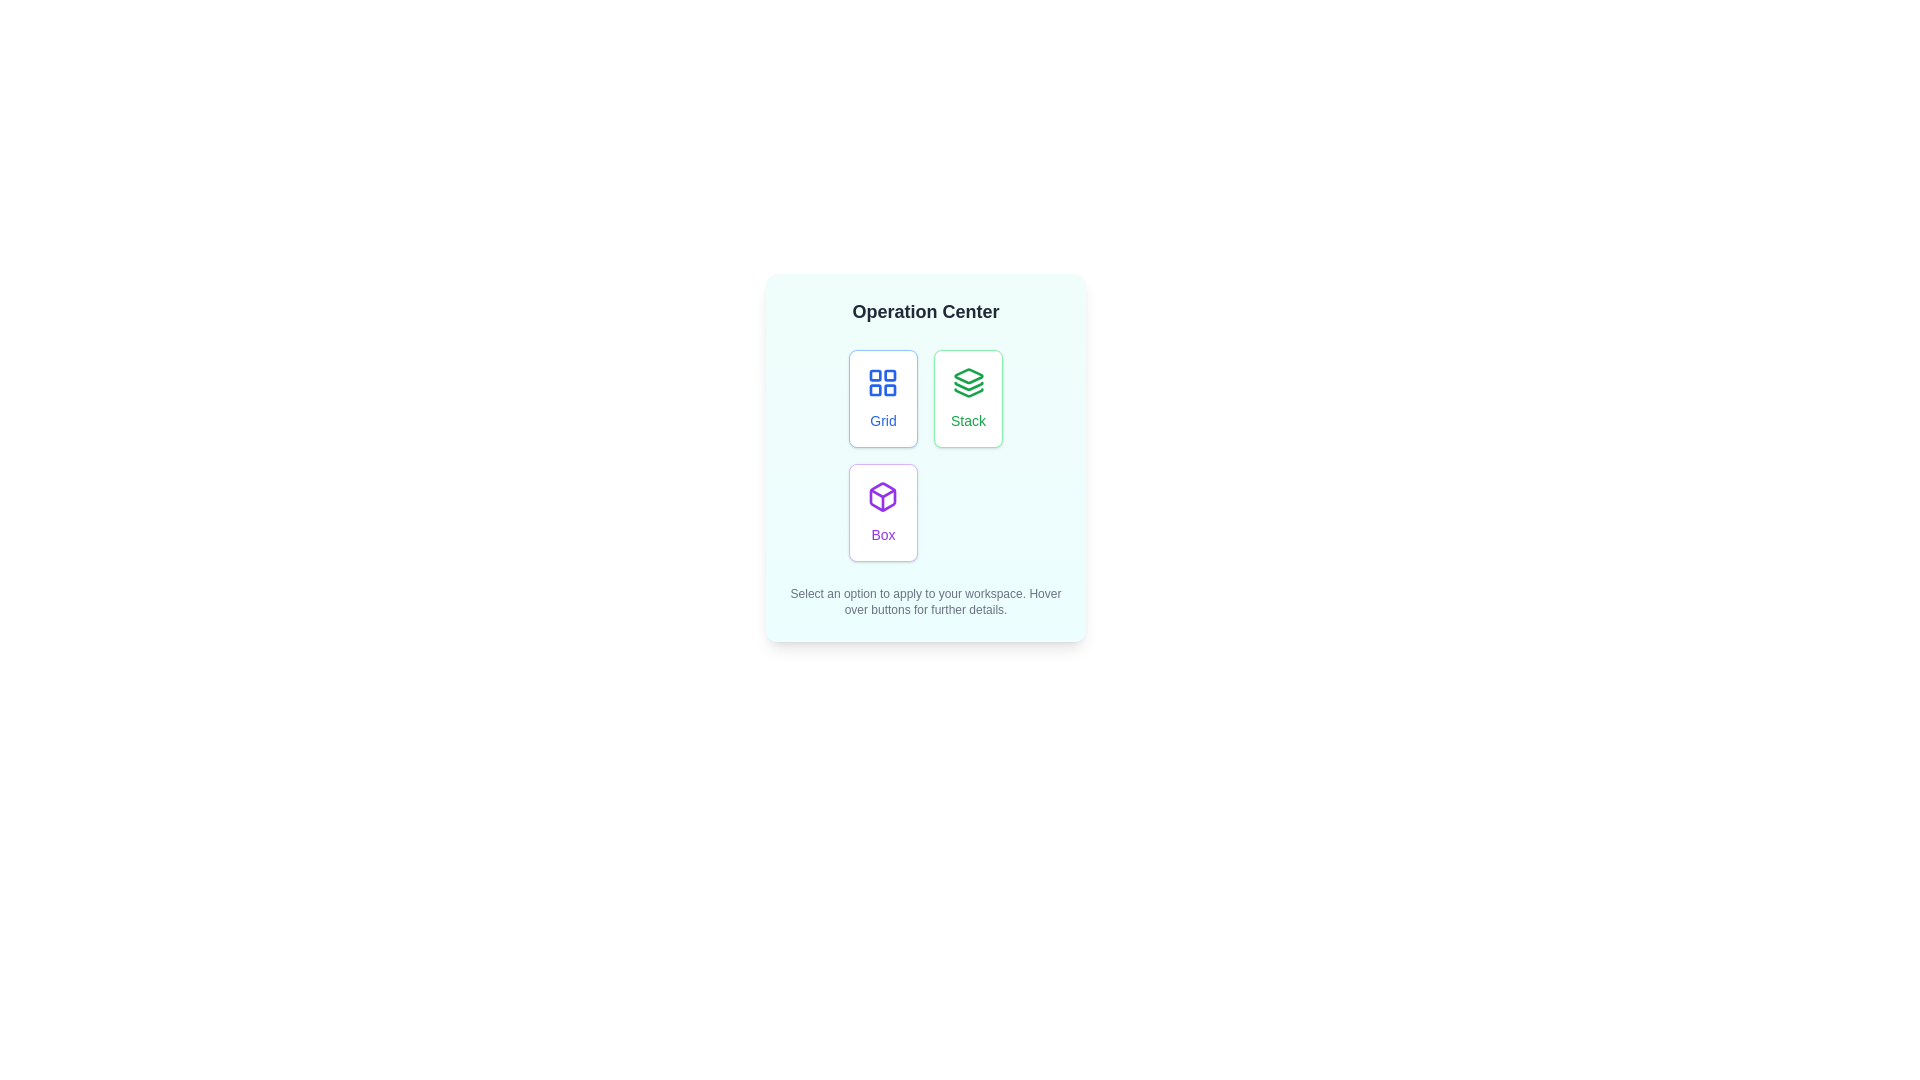  I want to click on the graphical icon with a green outline and white fill, which is located within the button labeled 'Stack', so click(968, 382).